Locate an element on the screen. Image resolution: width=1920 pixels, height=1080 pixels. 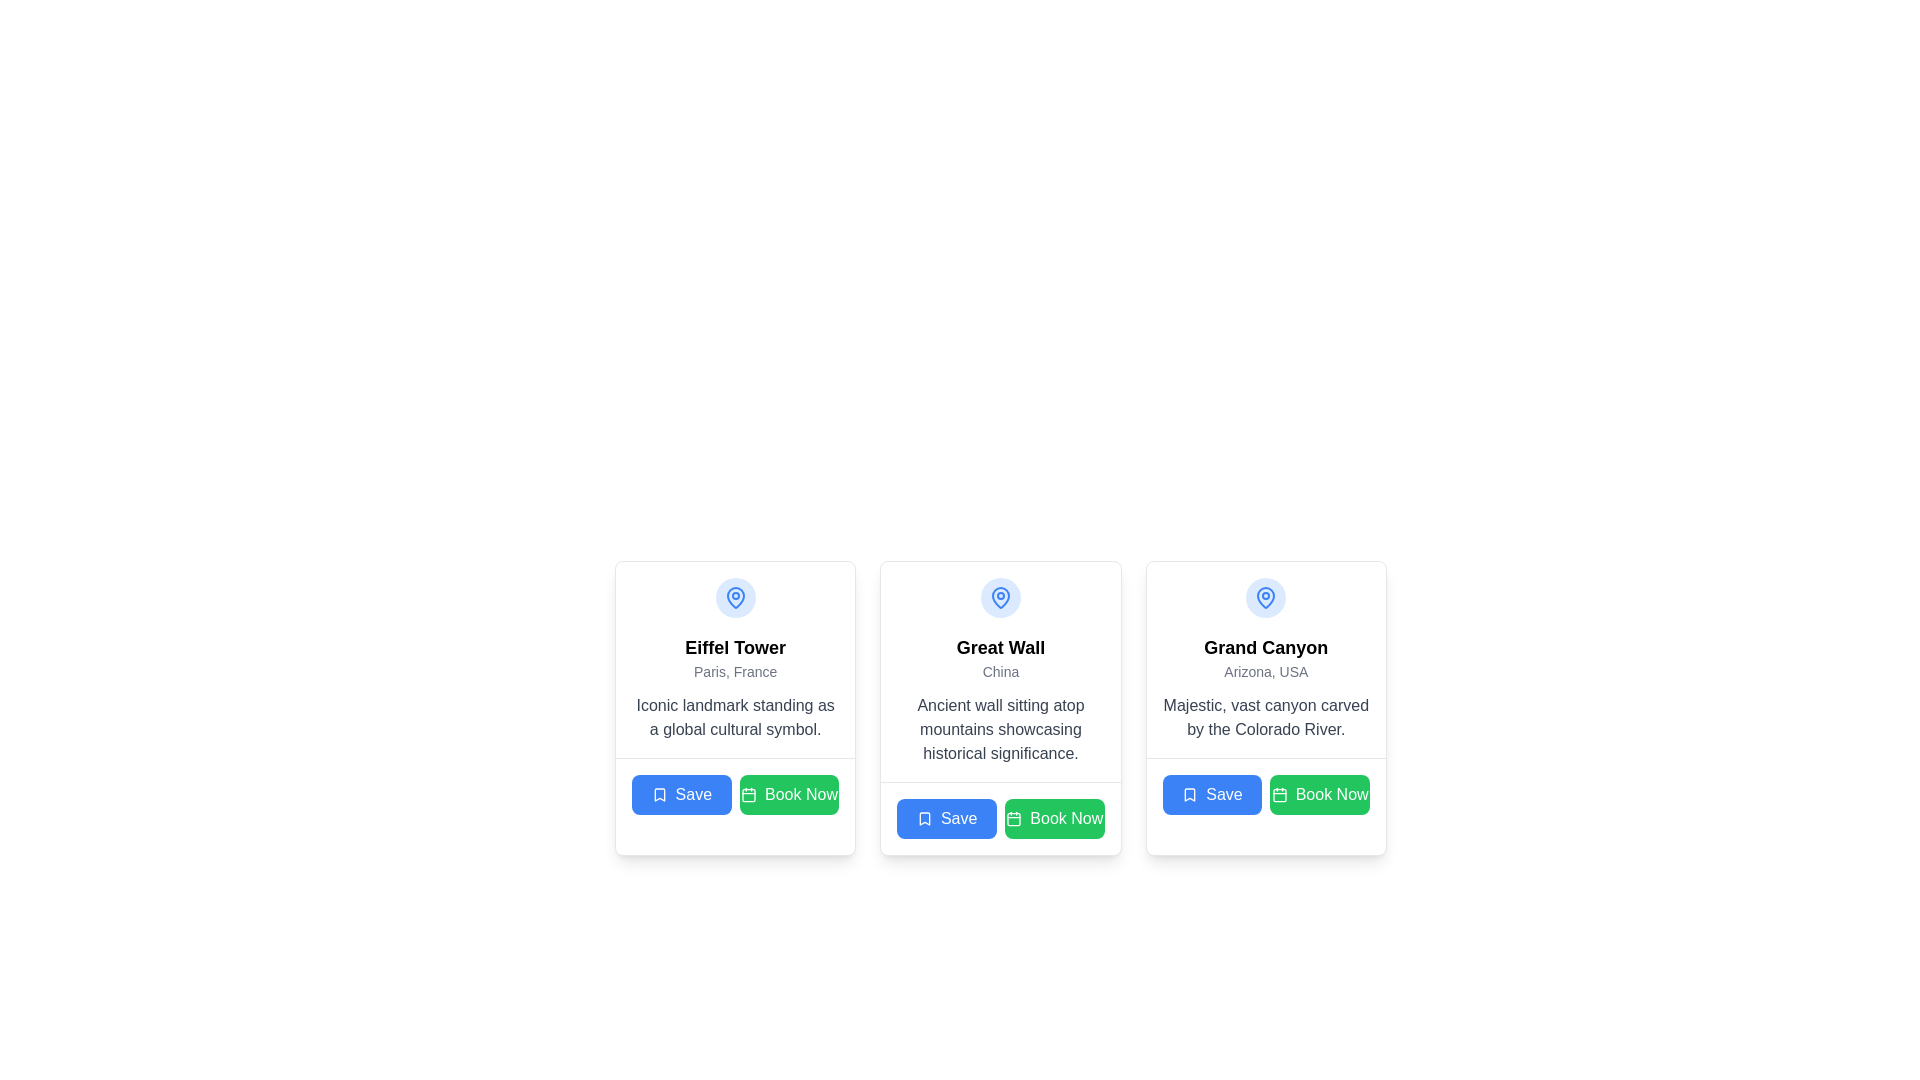
the text label component providing descriptive information about the Eiffel Tower, located beneath the subtitle 'Paris, France' in the card layout is located at coordinates (734, 716).